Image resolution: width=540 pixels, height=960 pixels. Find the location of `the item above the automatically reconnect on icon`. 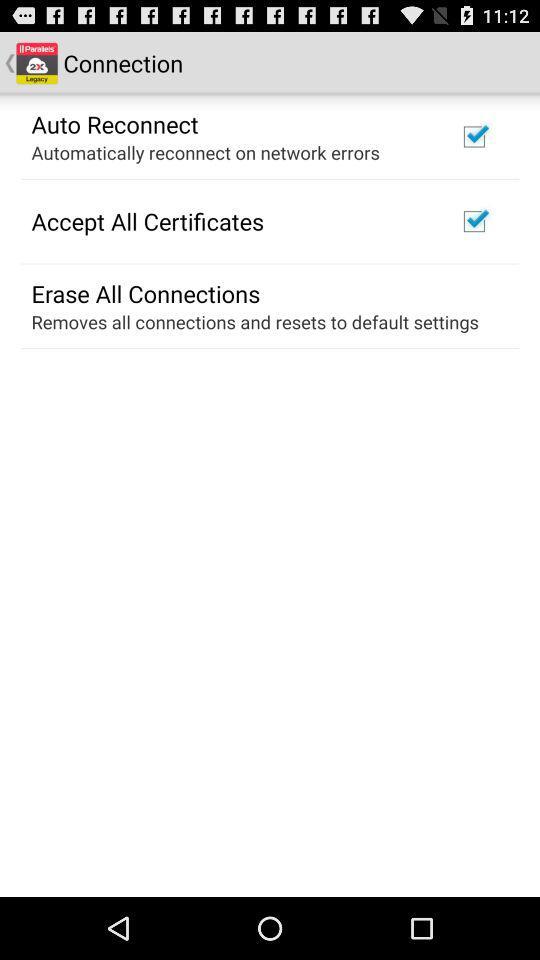

the item above the automatically reconnect on icon is located at coordinates (115, 122).